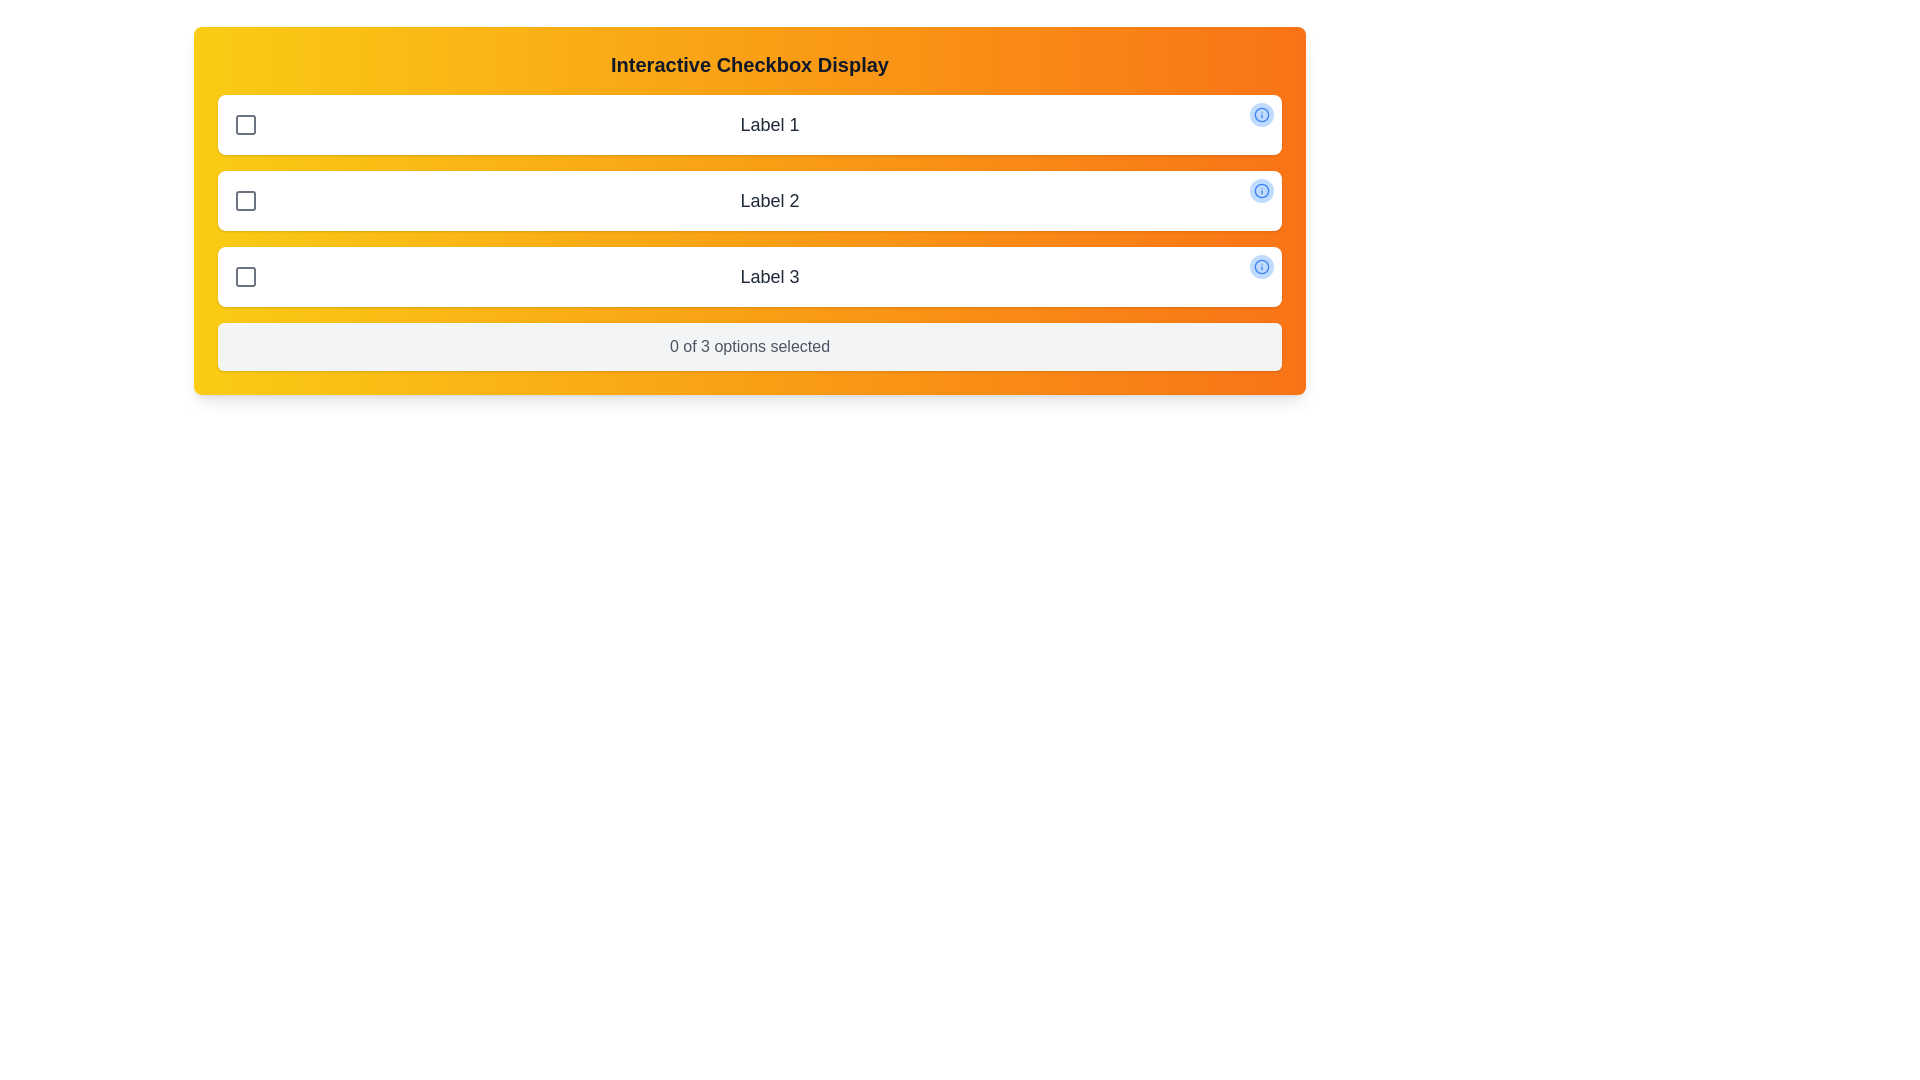  Describe the element at coordinates (1261, 265) in the screenshot. I see `the information icon for option 3` at that location.